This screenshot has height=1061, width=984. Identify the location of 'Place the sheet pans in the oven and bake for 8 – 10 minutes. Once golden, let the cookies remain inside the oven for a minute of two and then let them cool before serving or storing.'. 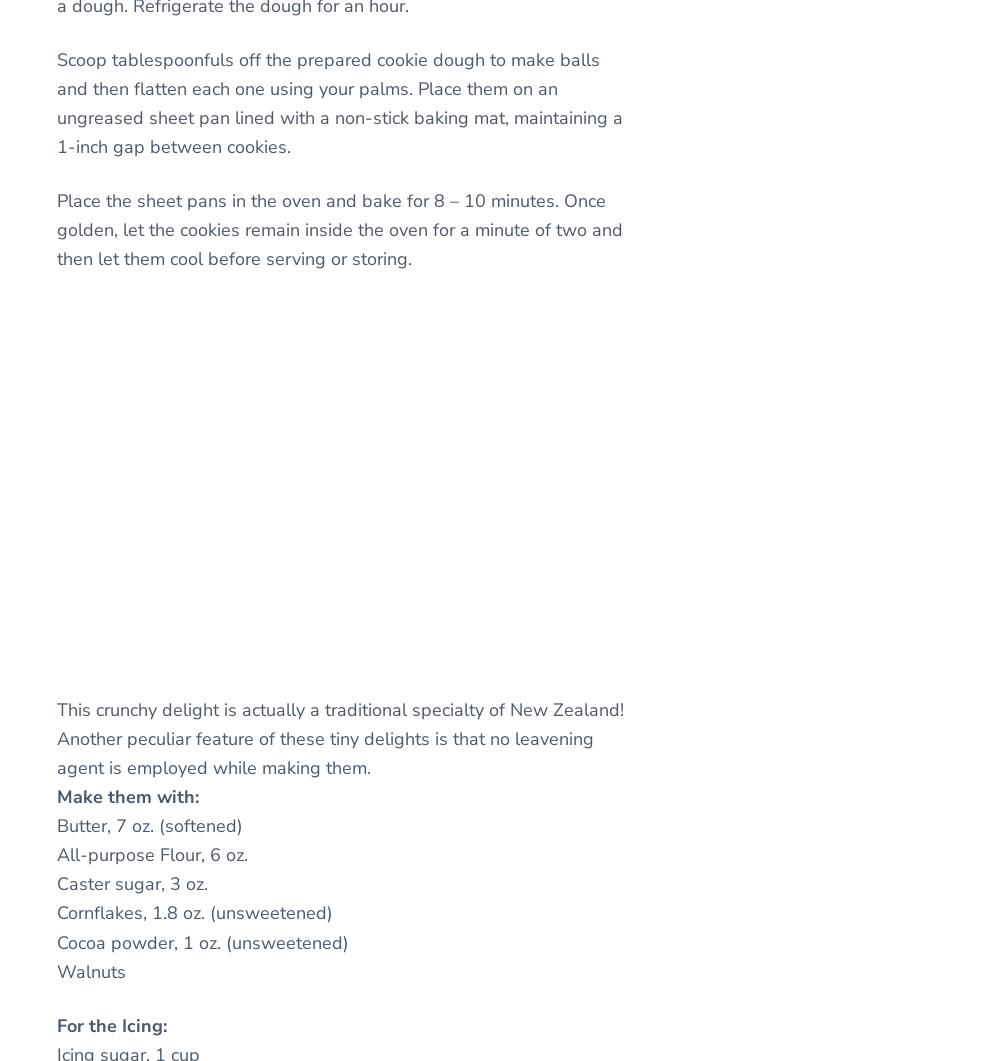
(338, 228).